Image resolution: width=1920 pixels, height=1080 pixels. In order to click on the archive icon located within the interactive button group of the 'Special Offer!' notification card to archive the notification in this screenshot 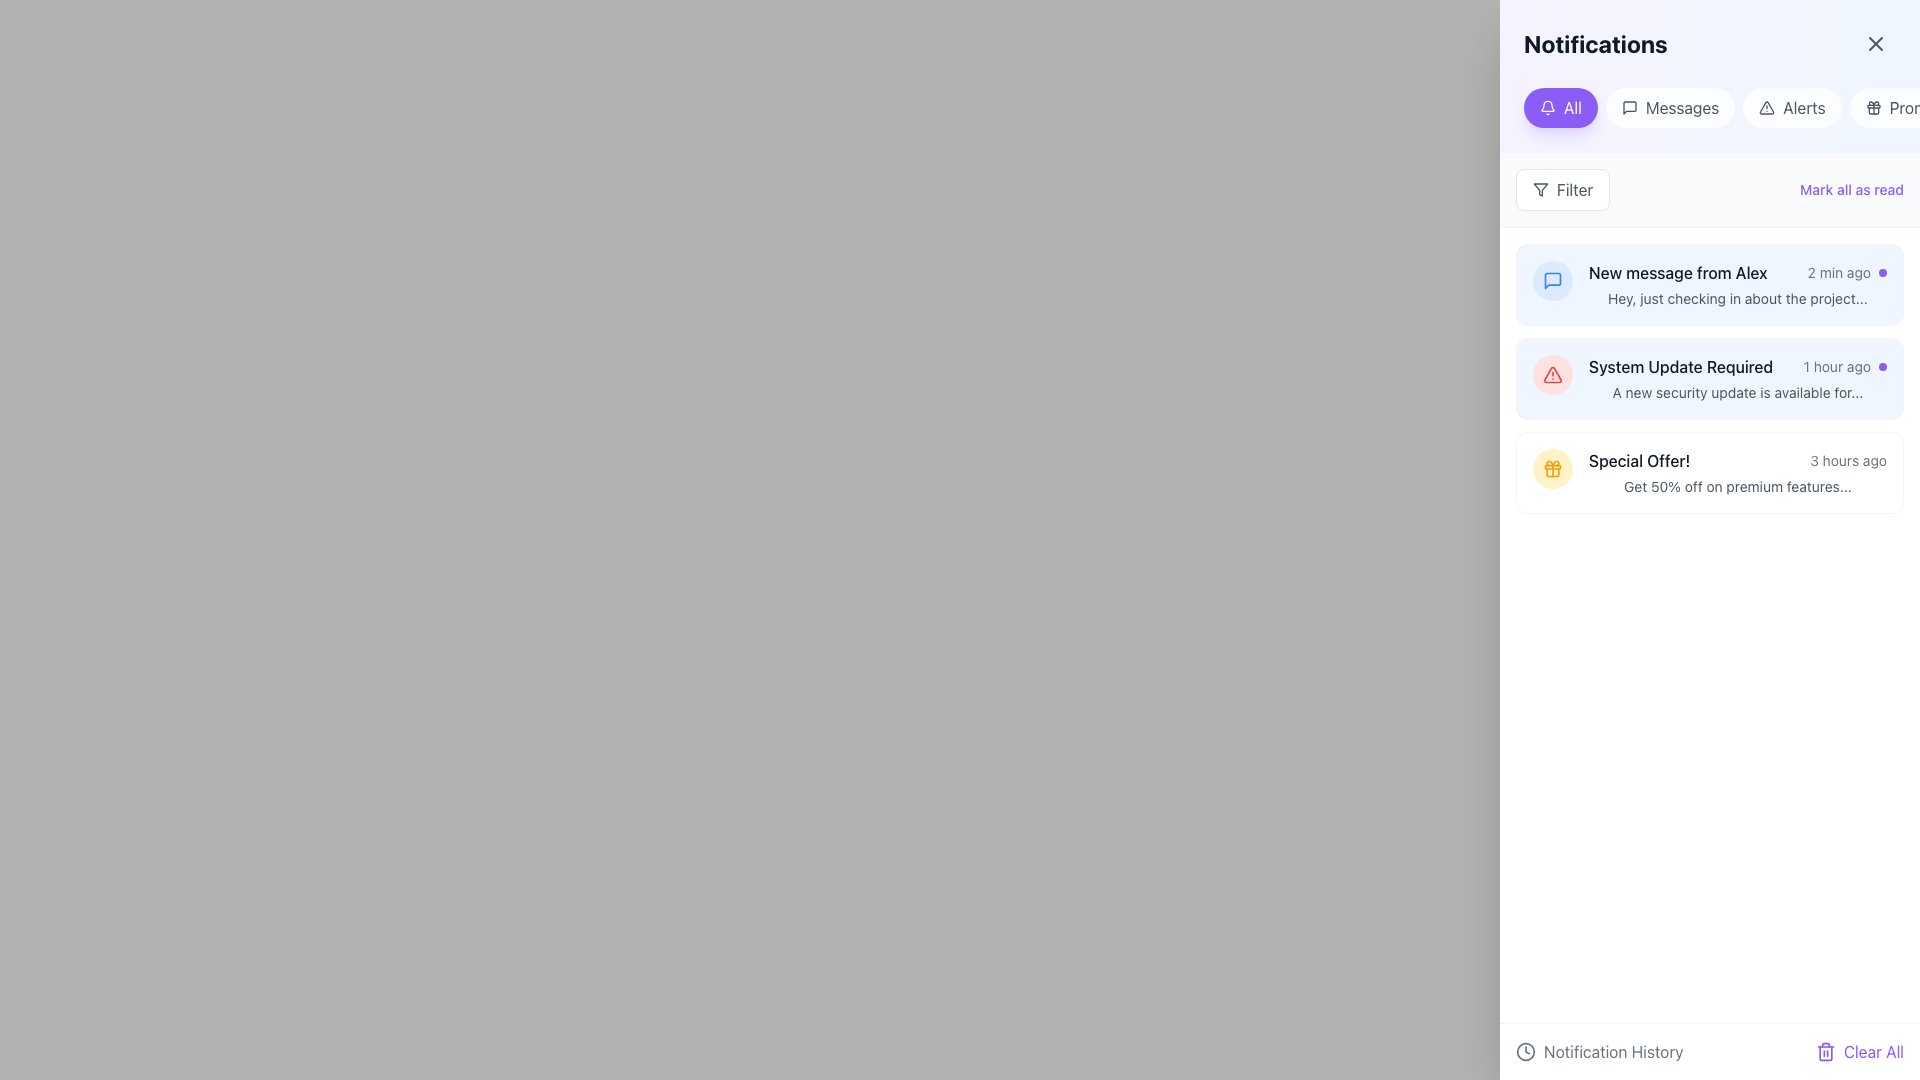, I will do `click(1830, 473)`.